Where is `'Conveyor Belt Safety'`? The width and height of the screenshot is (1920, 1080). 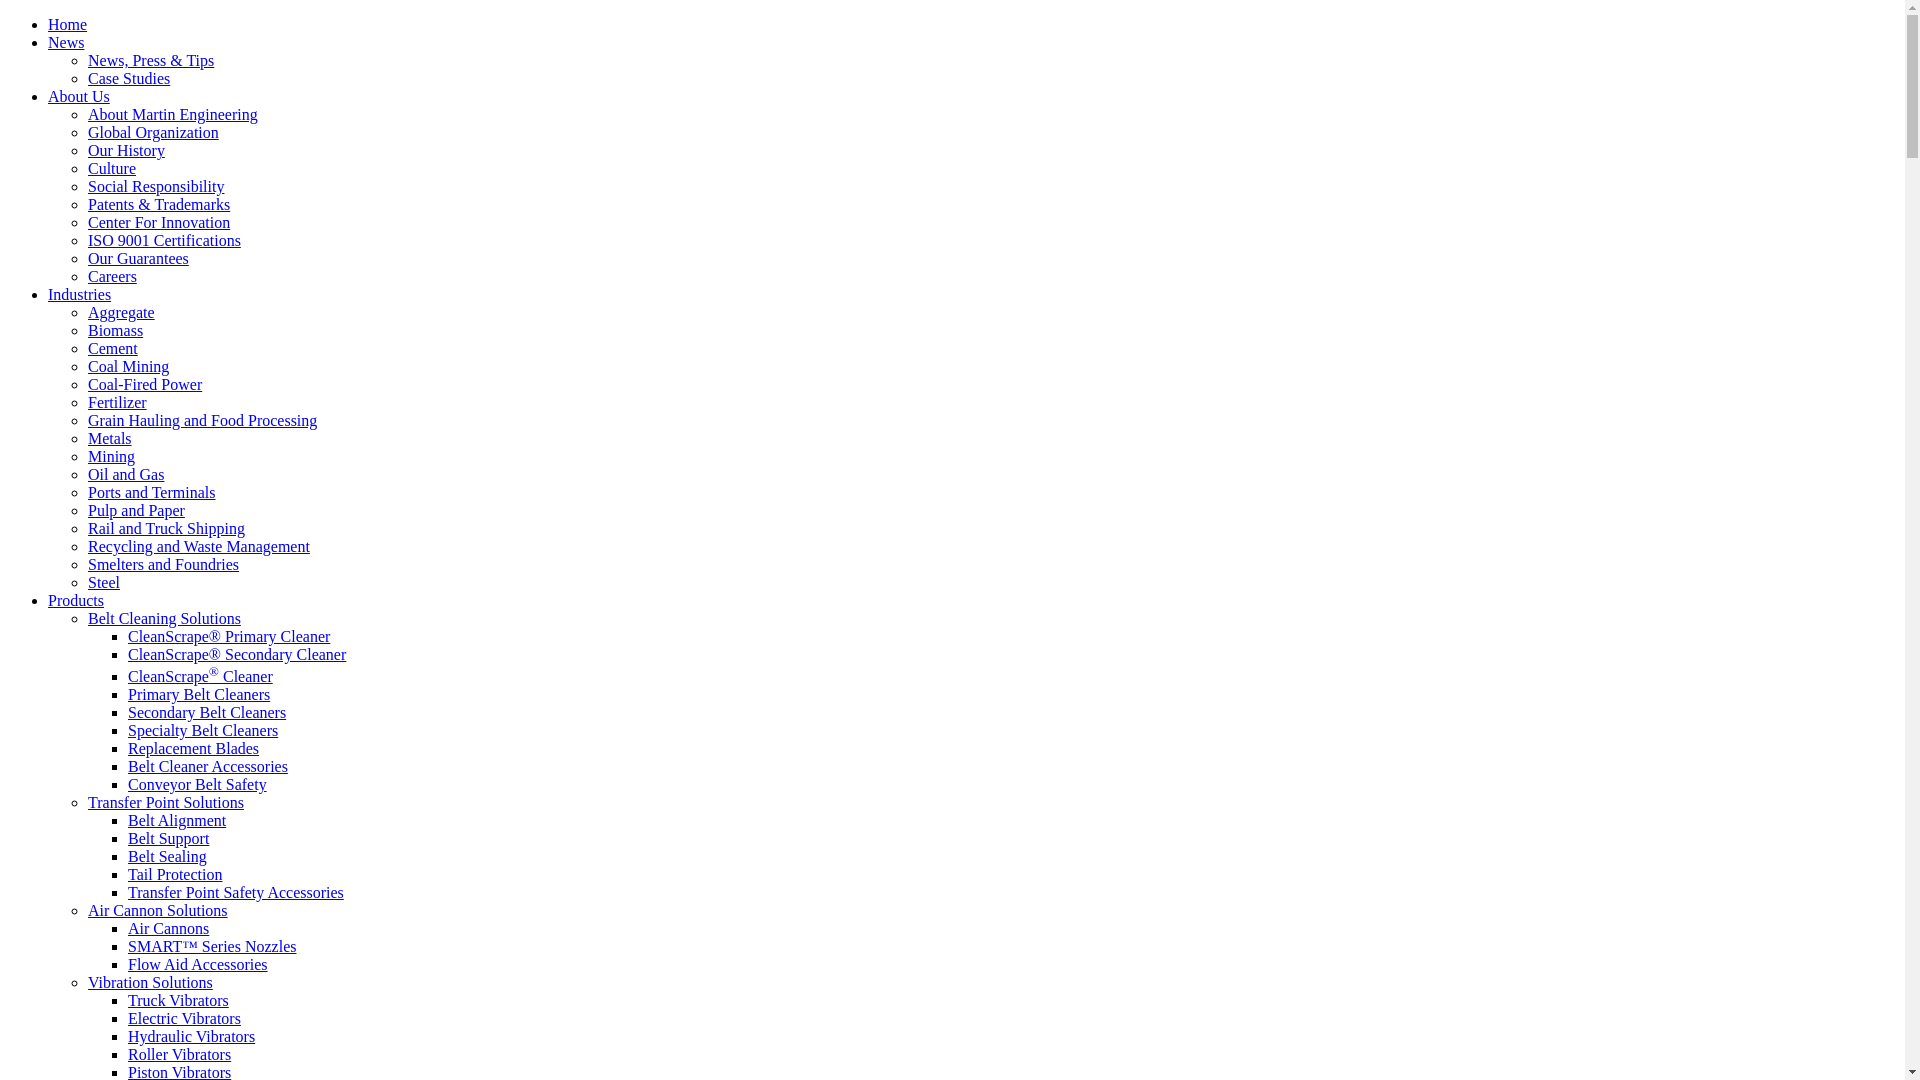 'Conveyor Belt Safety' is located at coordinates (197, 783).